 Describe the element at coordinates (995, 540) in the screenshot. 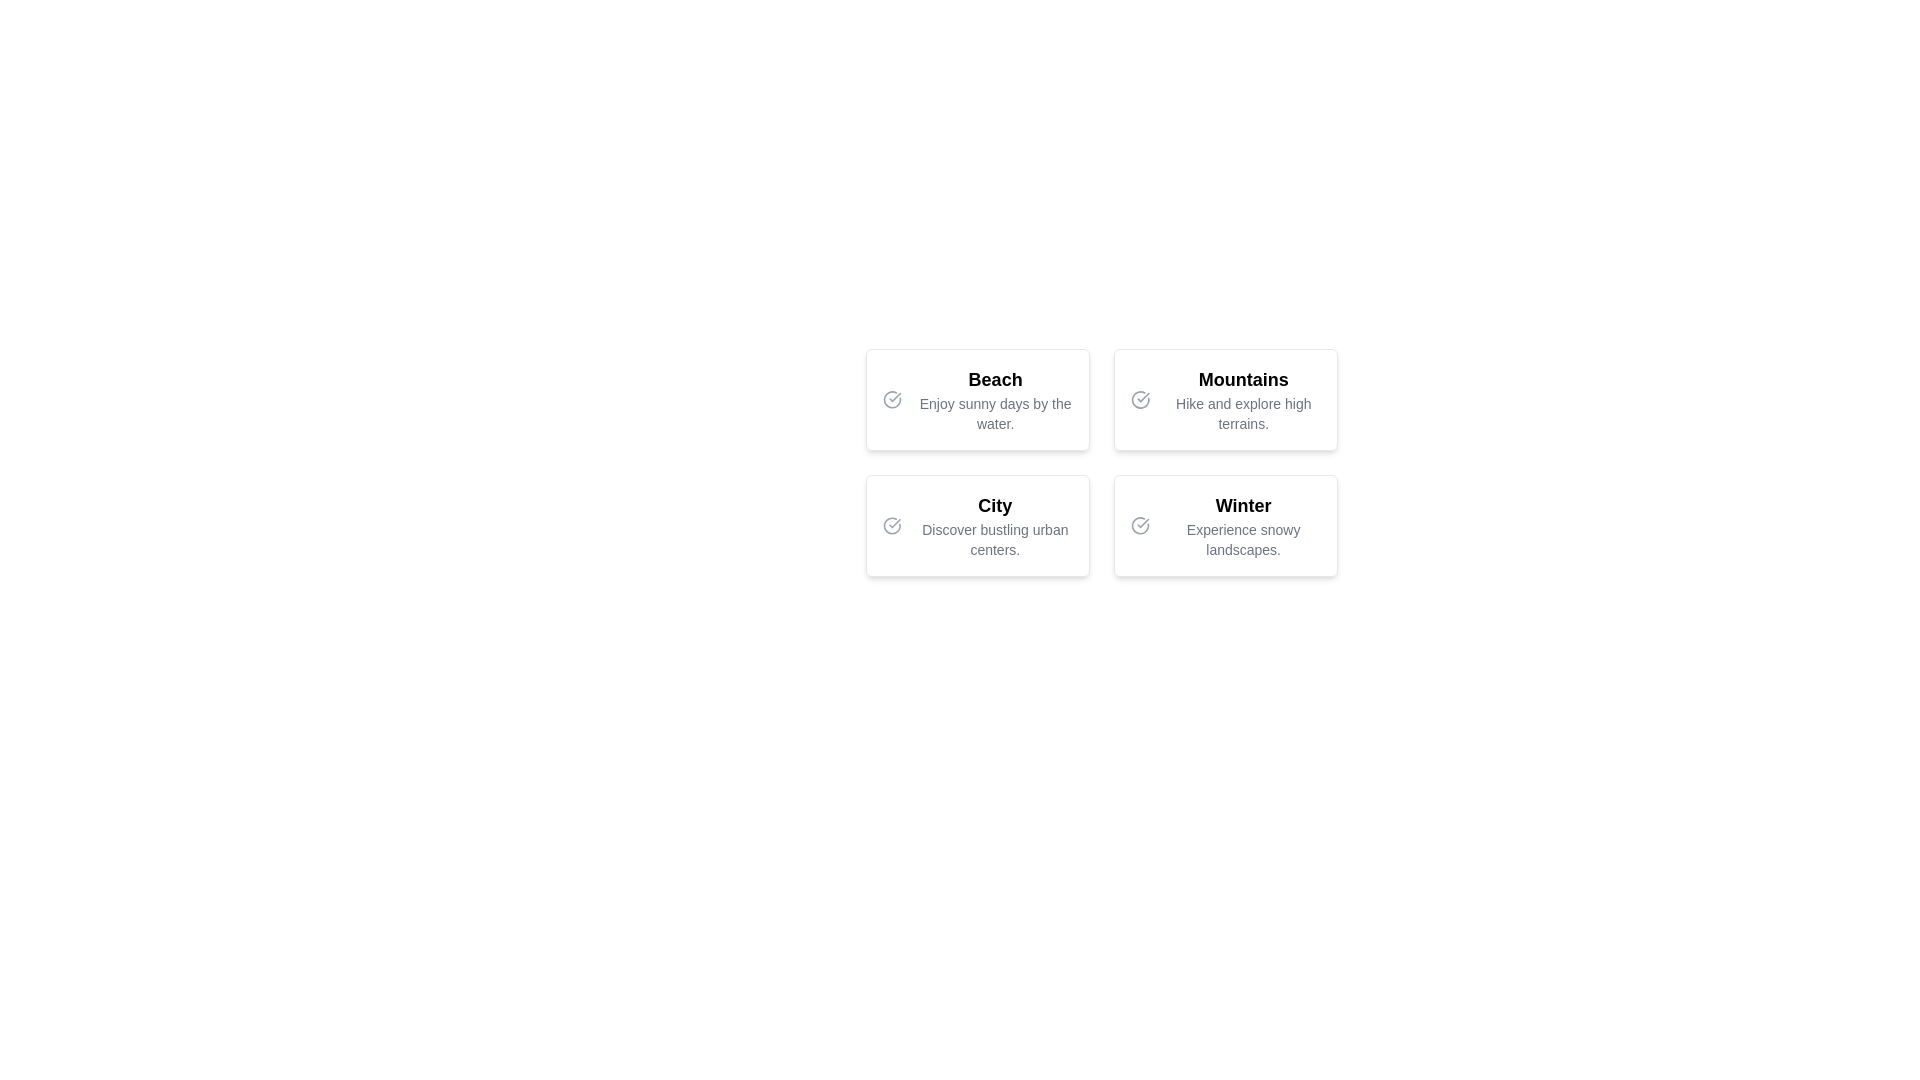

I see `the textual label that says 'Discover bustling urban centers.' situated in the lower central position of the 'City' section` at that location.